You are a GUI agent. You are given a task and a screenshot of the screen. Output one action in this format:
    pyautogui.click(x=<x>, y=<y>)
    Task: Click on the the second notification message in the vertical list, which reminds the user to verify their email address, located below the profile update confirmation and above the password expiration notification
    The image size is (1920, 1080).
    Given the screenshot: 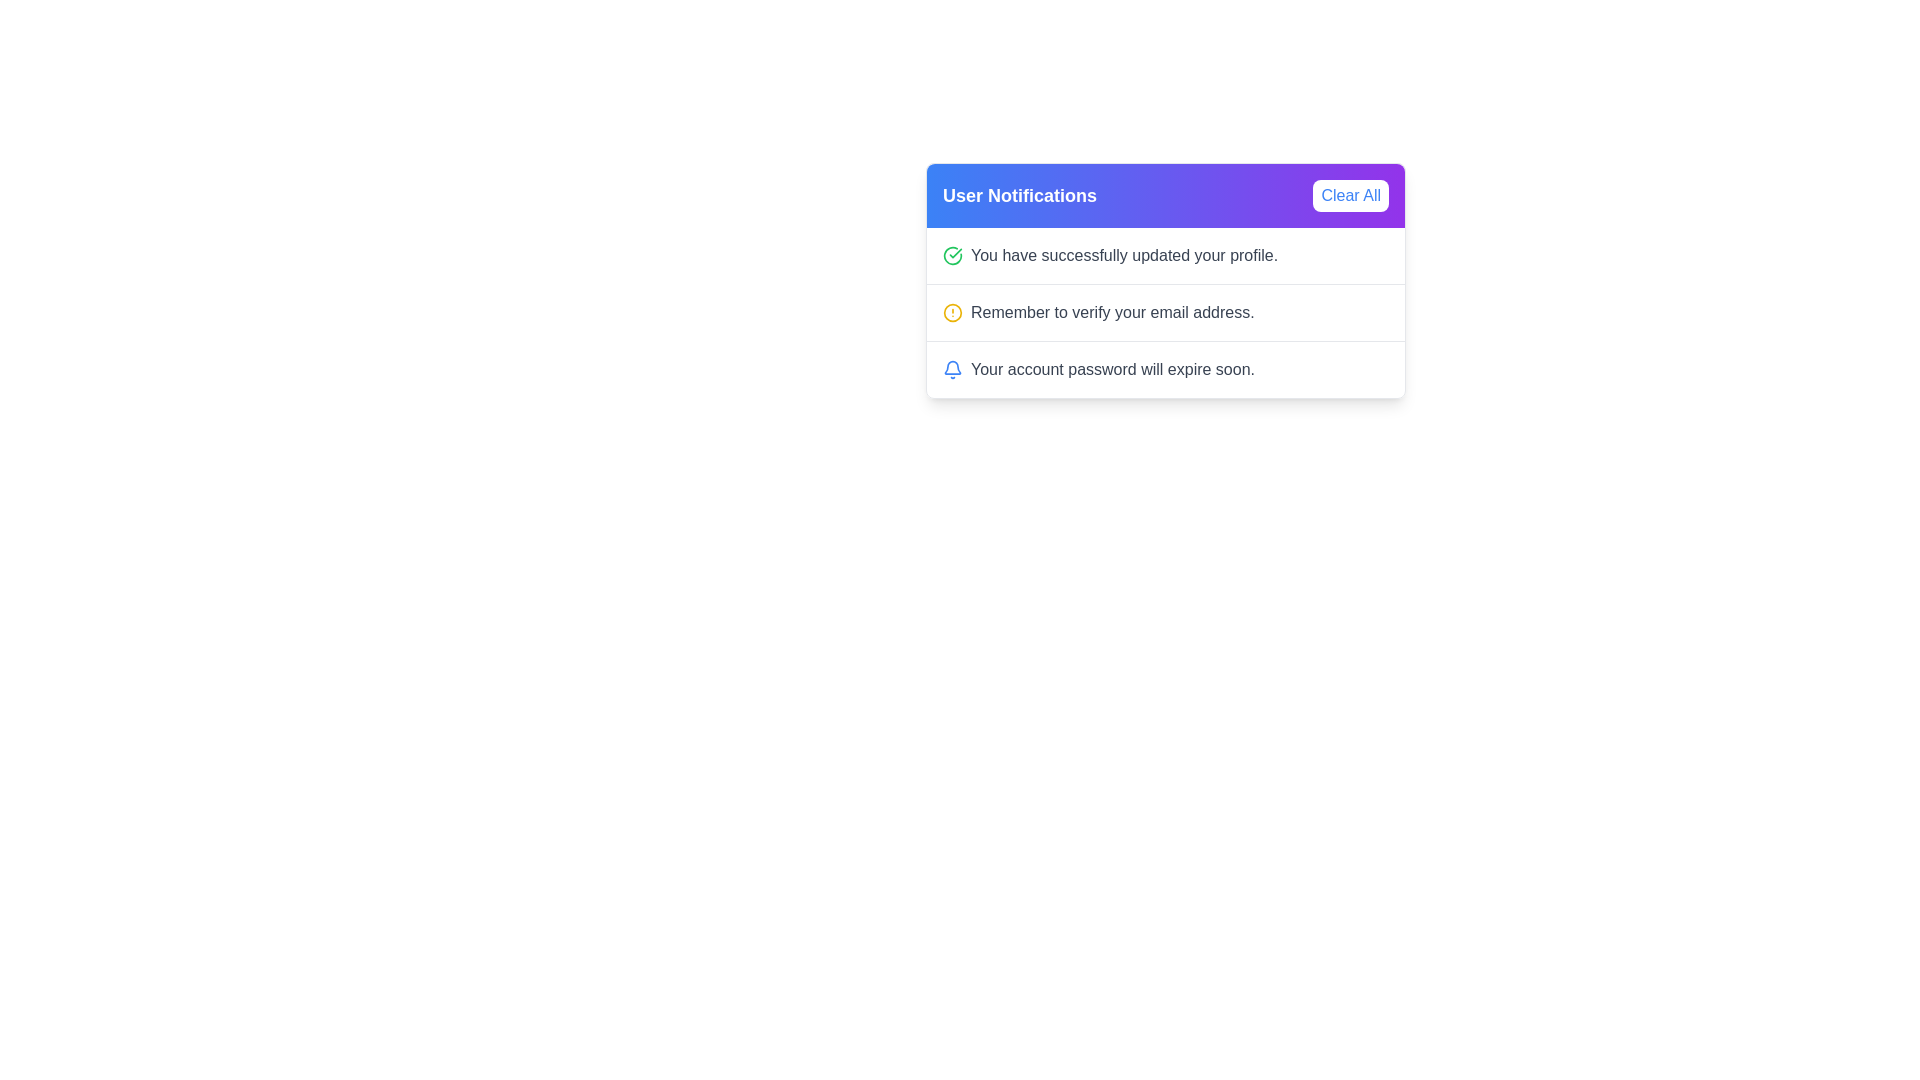 What is the action you would take?
    pyautogui.click(x=1111, y=312)
    